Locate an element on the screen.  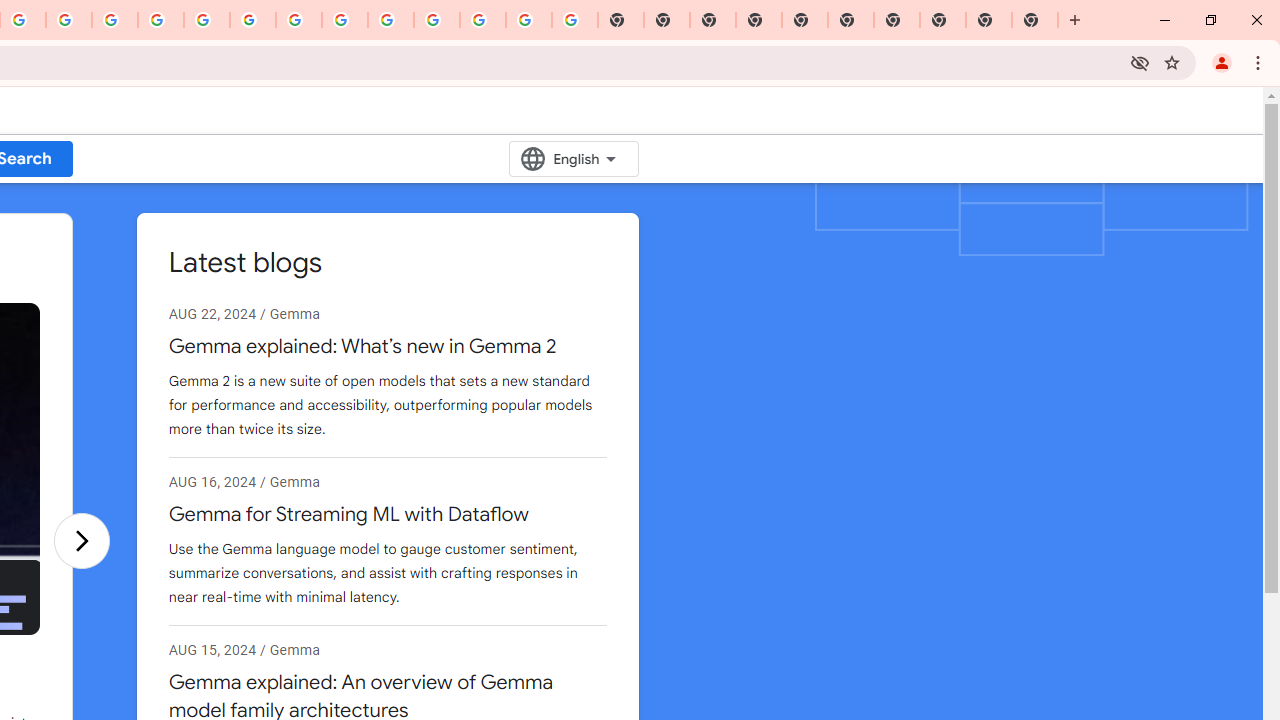
'YouTube' is located at coordinates (298, 20).